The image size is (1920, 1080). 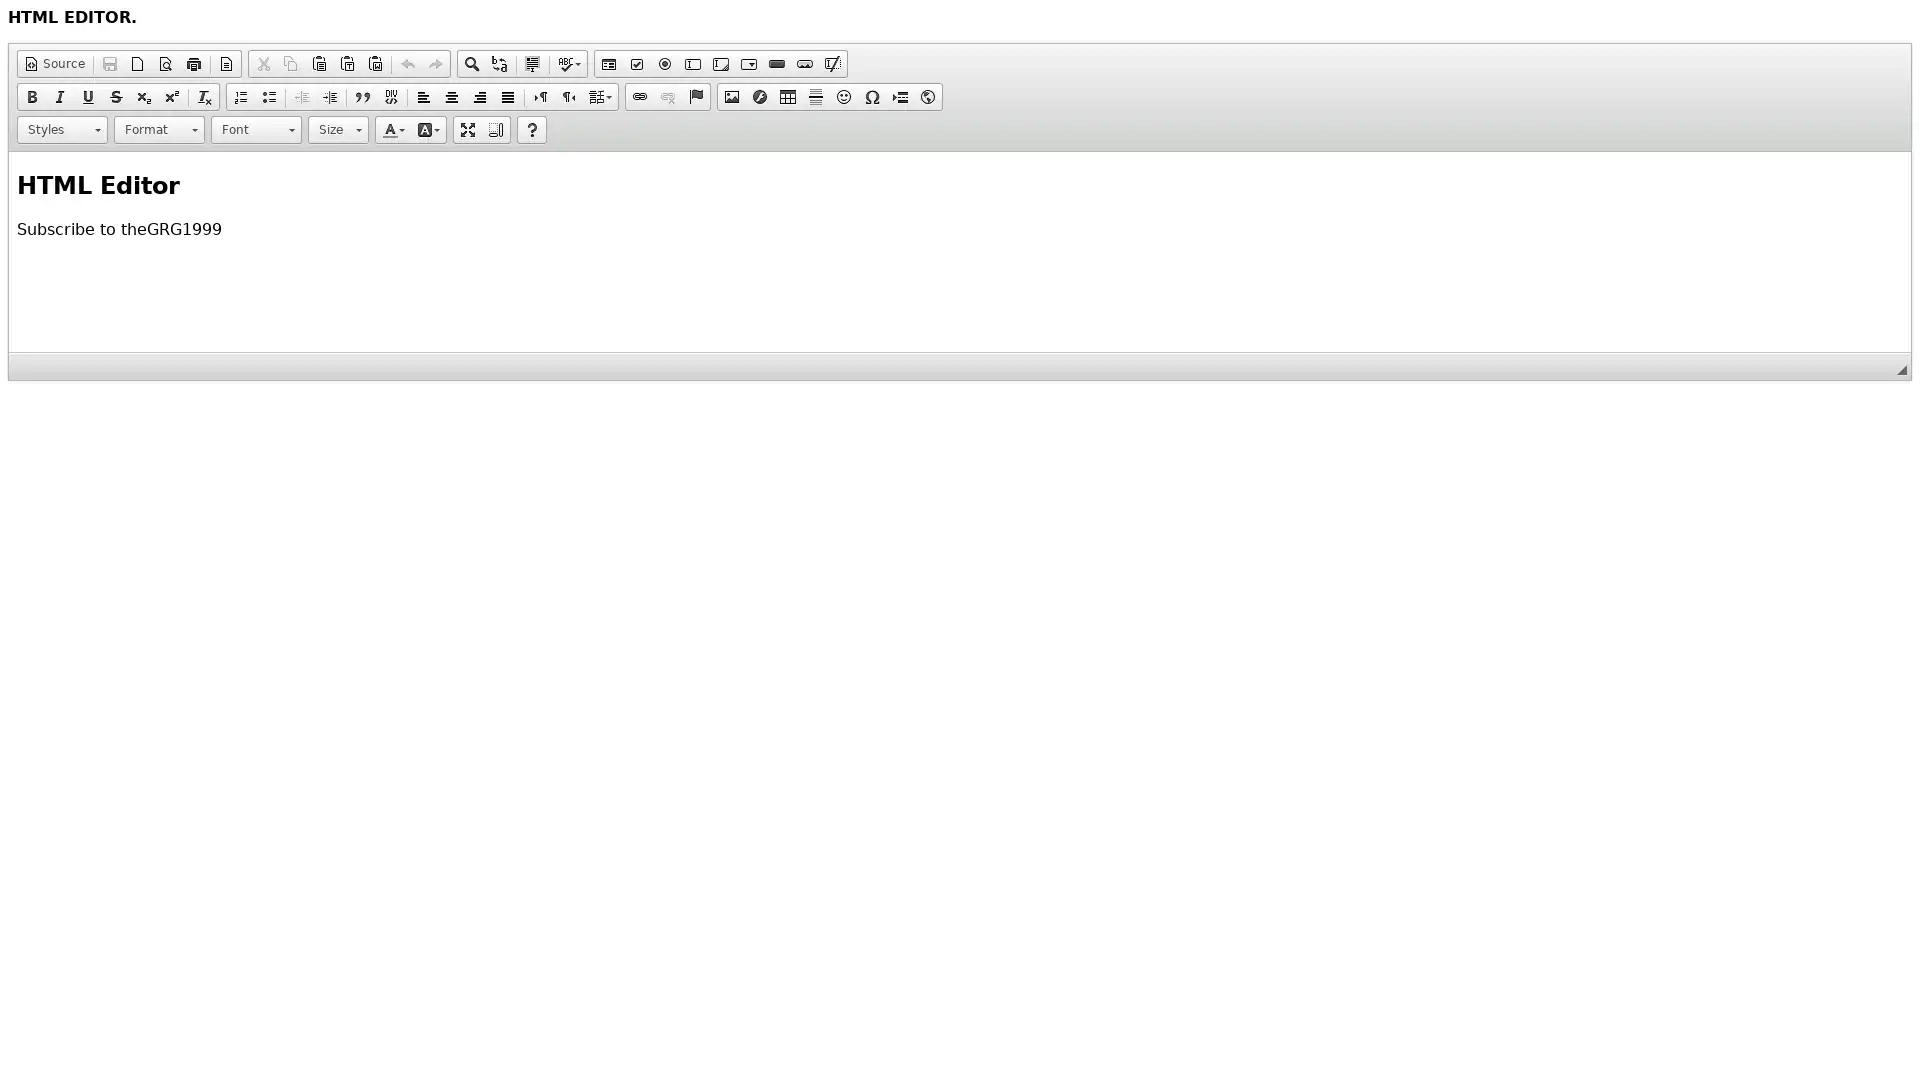 What do you see at coordinates (374, 63) in the screenshot?
I see `Paste from Word` at bounding box center [374, 63].